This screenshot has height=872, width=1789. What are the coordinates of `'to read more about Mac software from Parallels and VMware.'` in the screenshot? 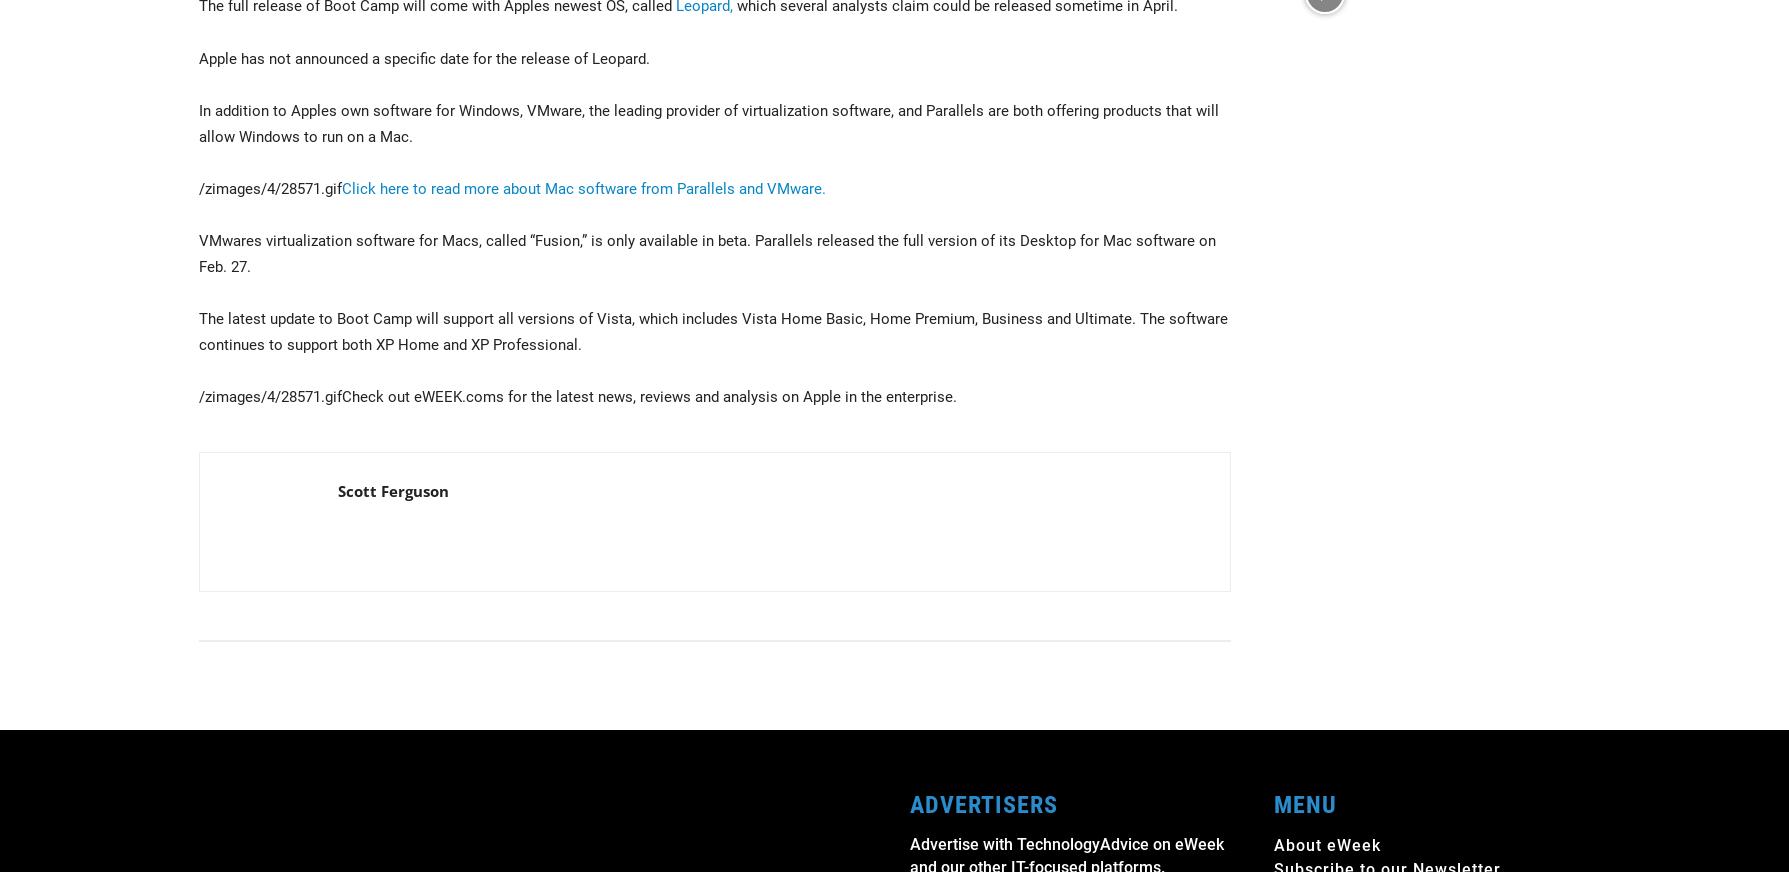 It's located at (407, 188).